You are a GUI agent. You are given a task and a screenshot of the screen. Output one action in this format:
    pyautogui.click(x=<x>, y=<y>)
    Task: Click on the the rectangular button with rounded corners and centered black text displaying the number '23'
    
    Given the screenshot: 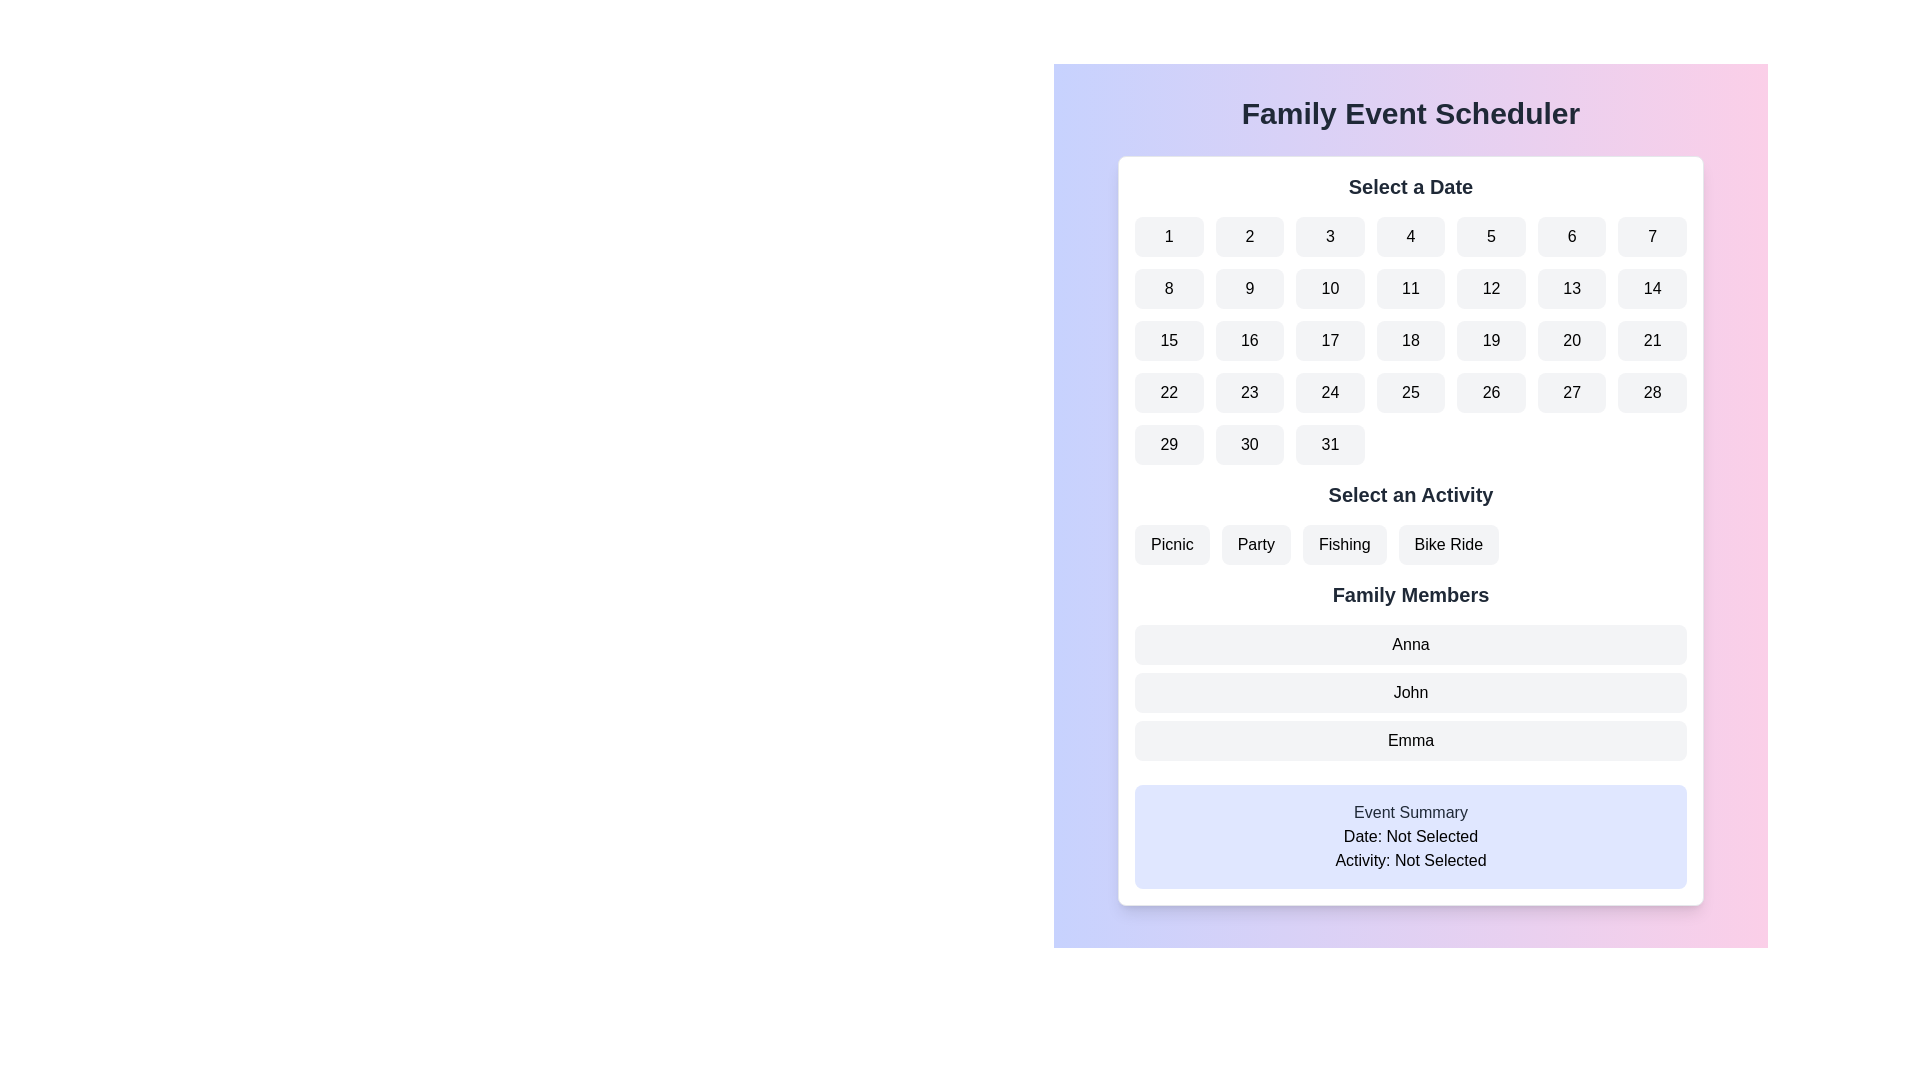 What is the action you would take?
    pyautogui.click(x=1248, y=393)
    